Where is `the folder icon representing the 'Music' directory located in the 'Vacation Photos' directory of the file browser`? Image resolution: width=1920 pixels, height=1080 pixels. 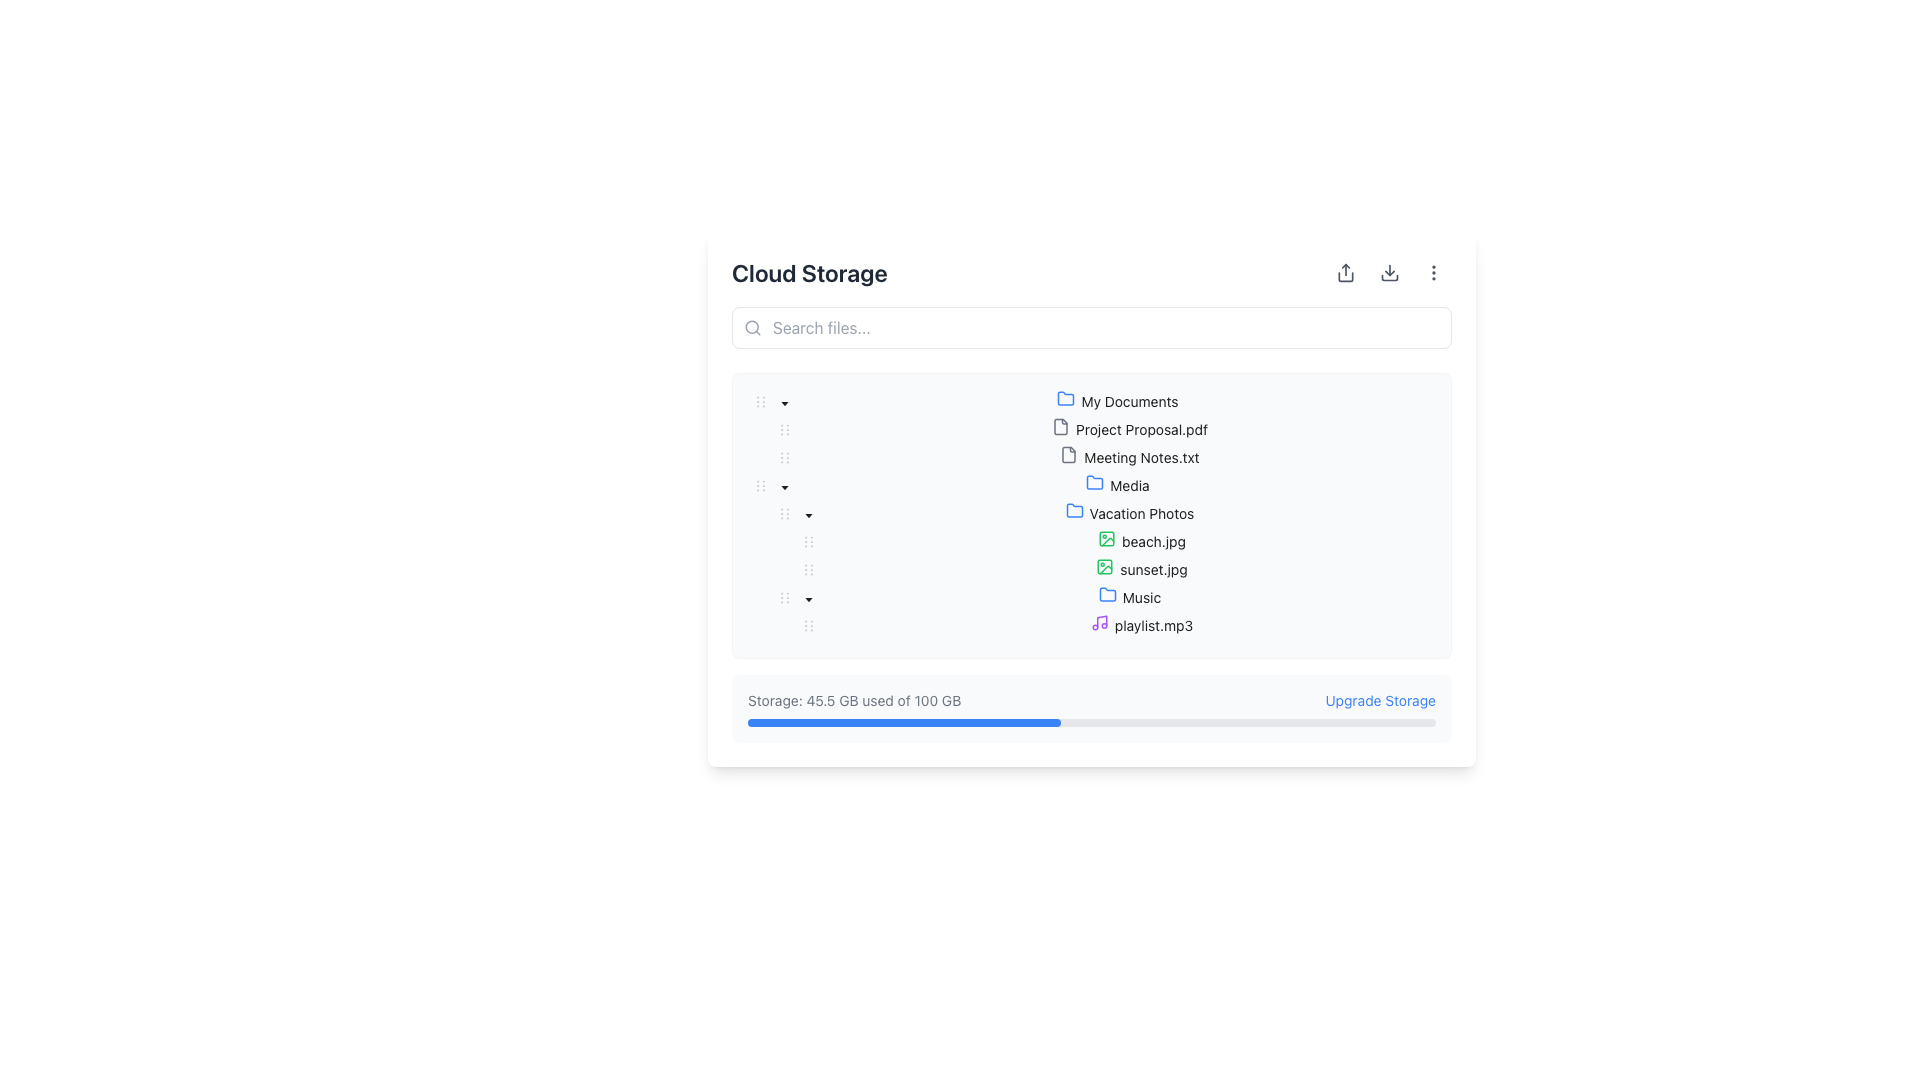
the folder icon representing the 'Music' directory located in the 'Vacation Photos' directory of the file browser is located at coordinates (1109, 596).